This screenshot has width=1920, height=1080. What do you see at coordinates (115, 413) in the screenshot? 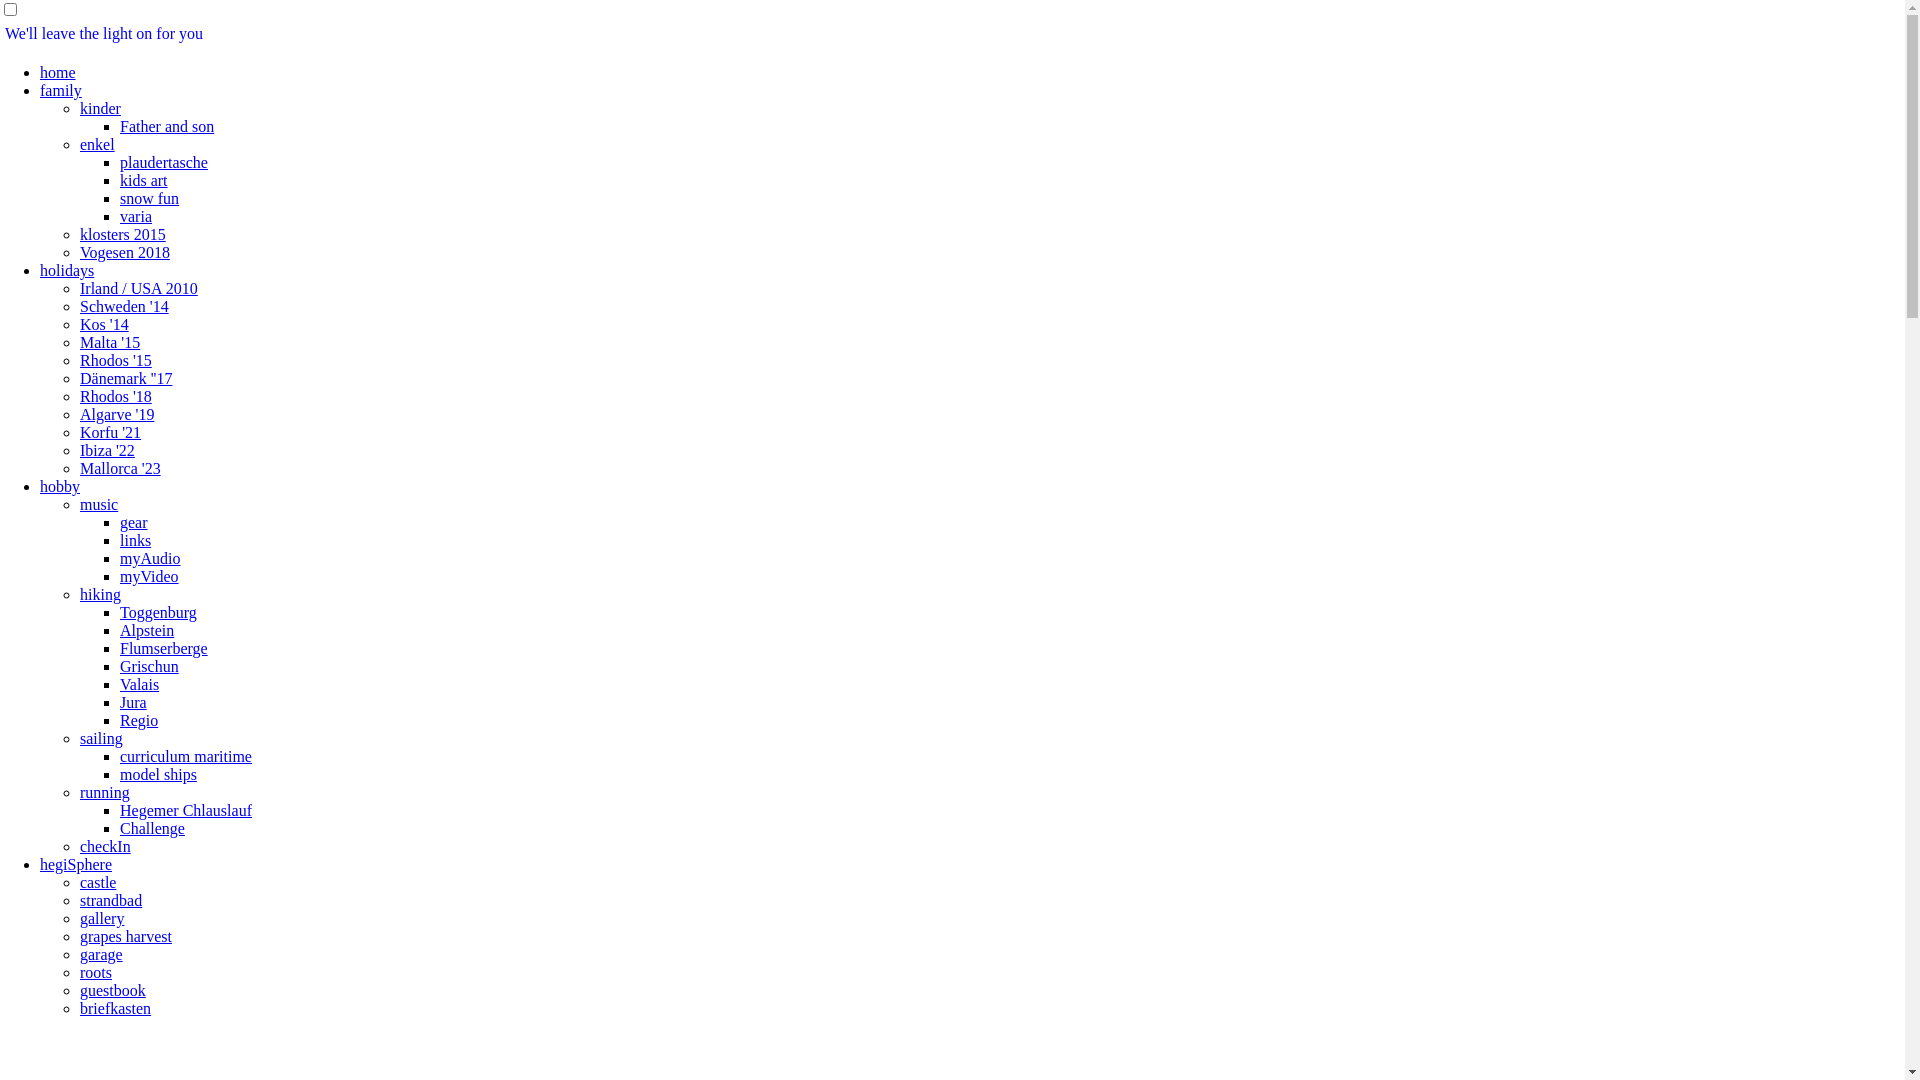
I see `'Algarve '19'` at bounding box center [115, 413].